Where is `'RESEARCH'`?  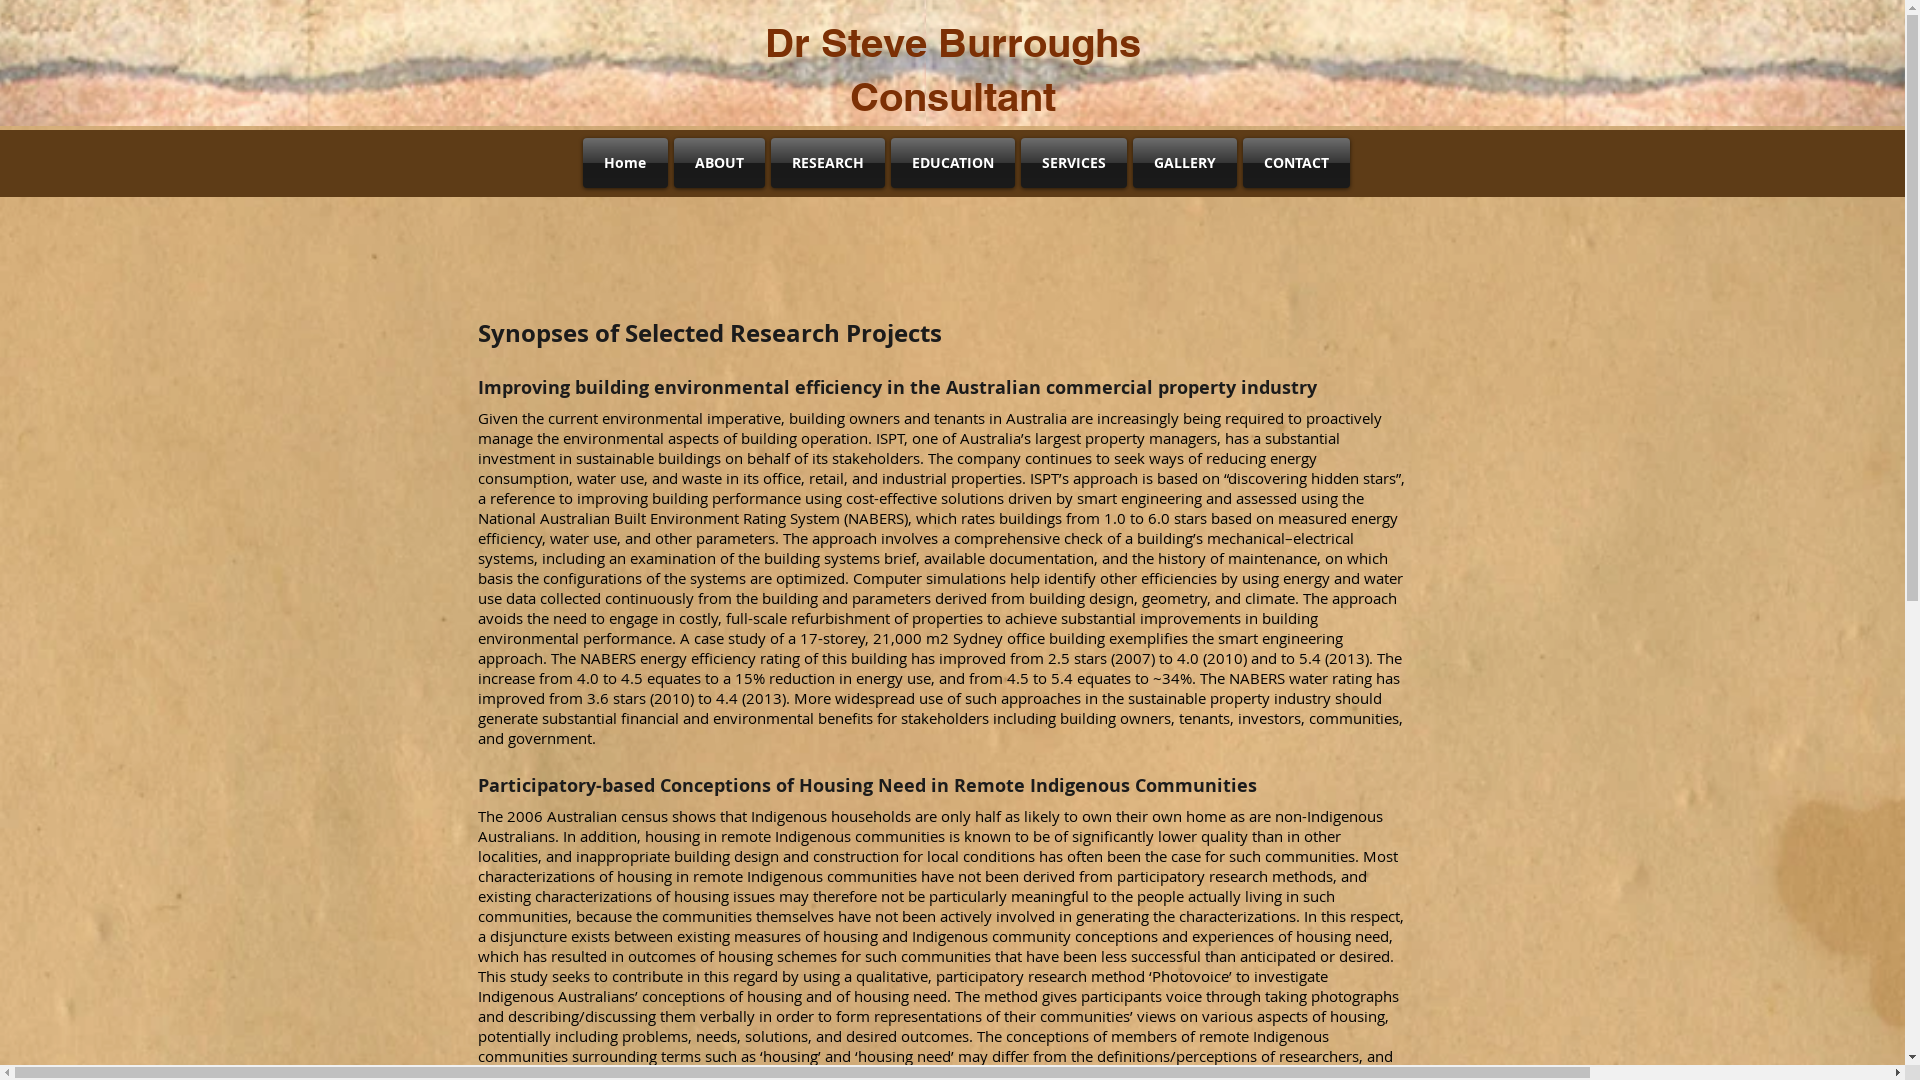 'RESEARCH' is located at coordinates (828, 161).